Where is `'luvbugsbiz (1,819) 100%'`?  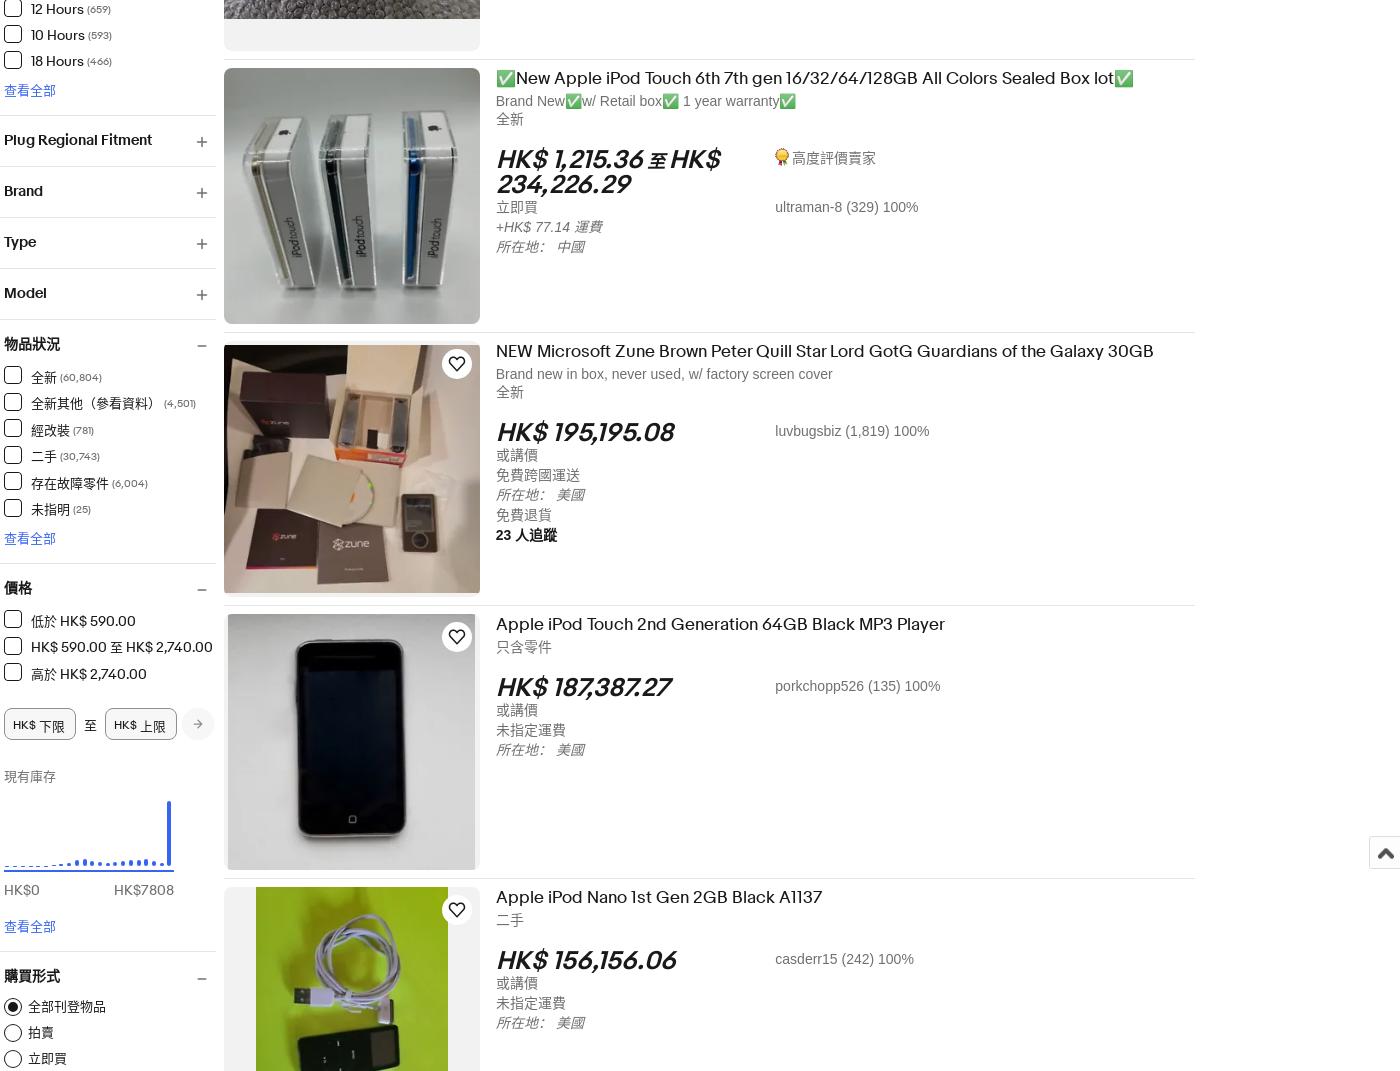 'luvbugsbiz (1,819) 100%' is located at coordinates (865, 430).